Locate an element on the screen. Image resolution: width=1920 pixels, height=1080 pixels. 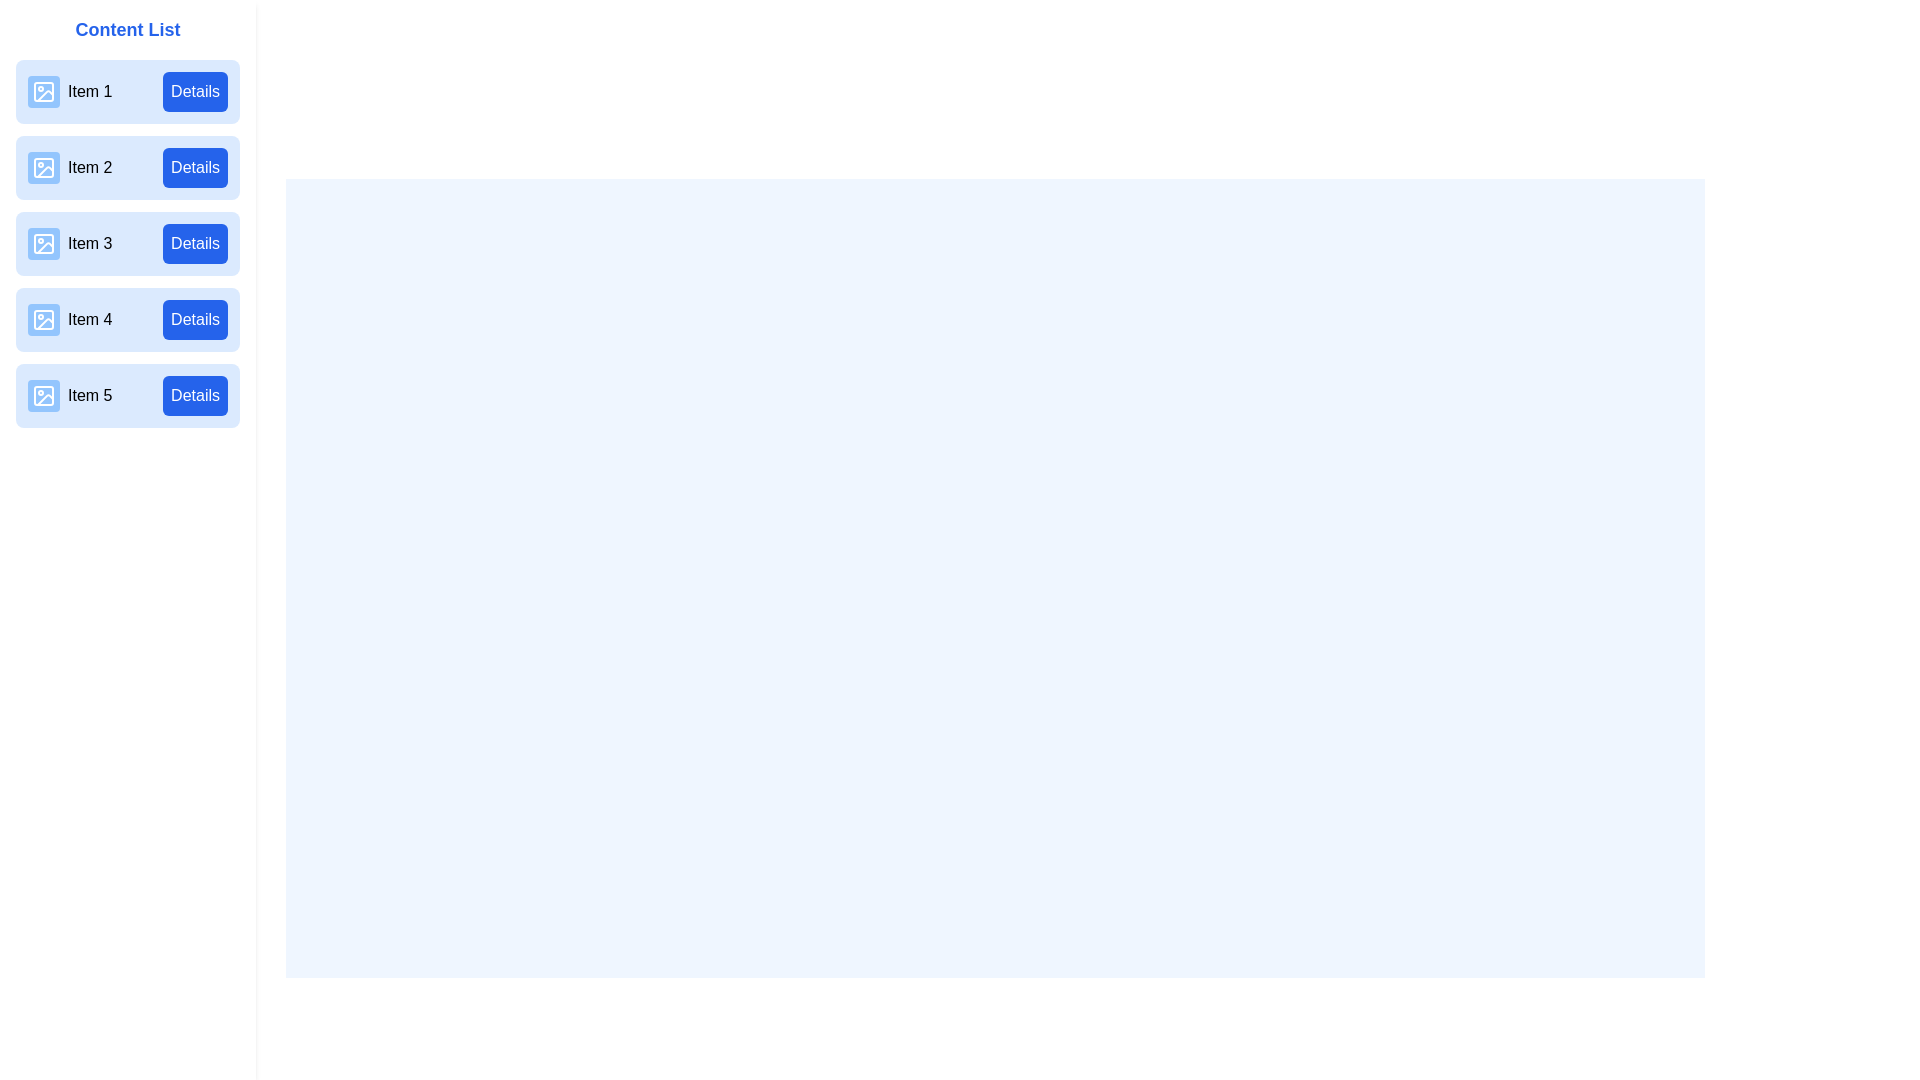
the text label that serves as a descriptor for the fourth row entry in a vertical list, located between an icon and a 'Details' button is located at coordinates (70, 319).